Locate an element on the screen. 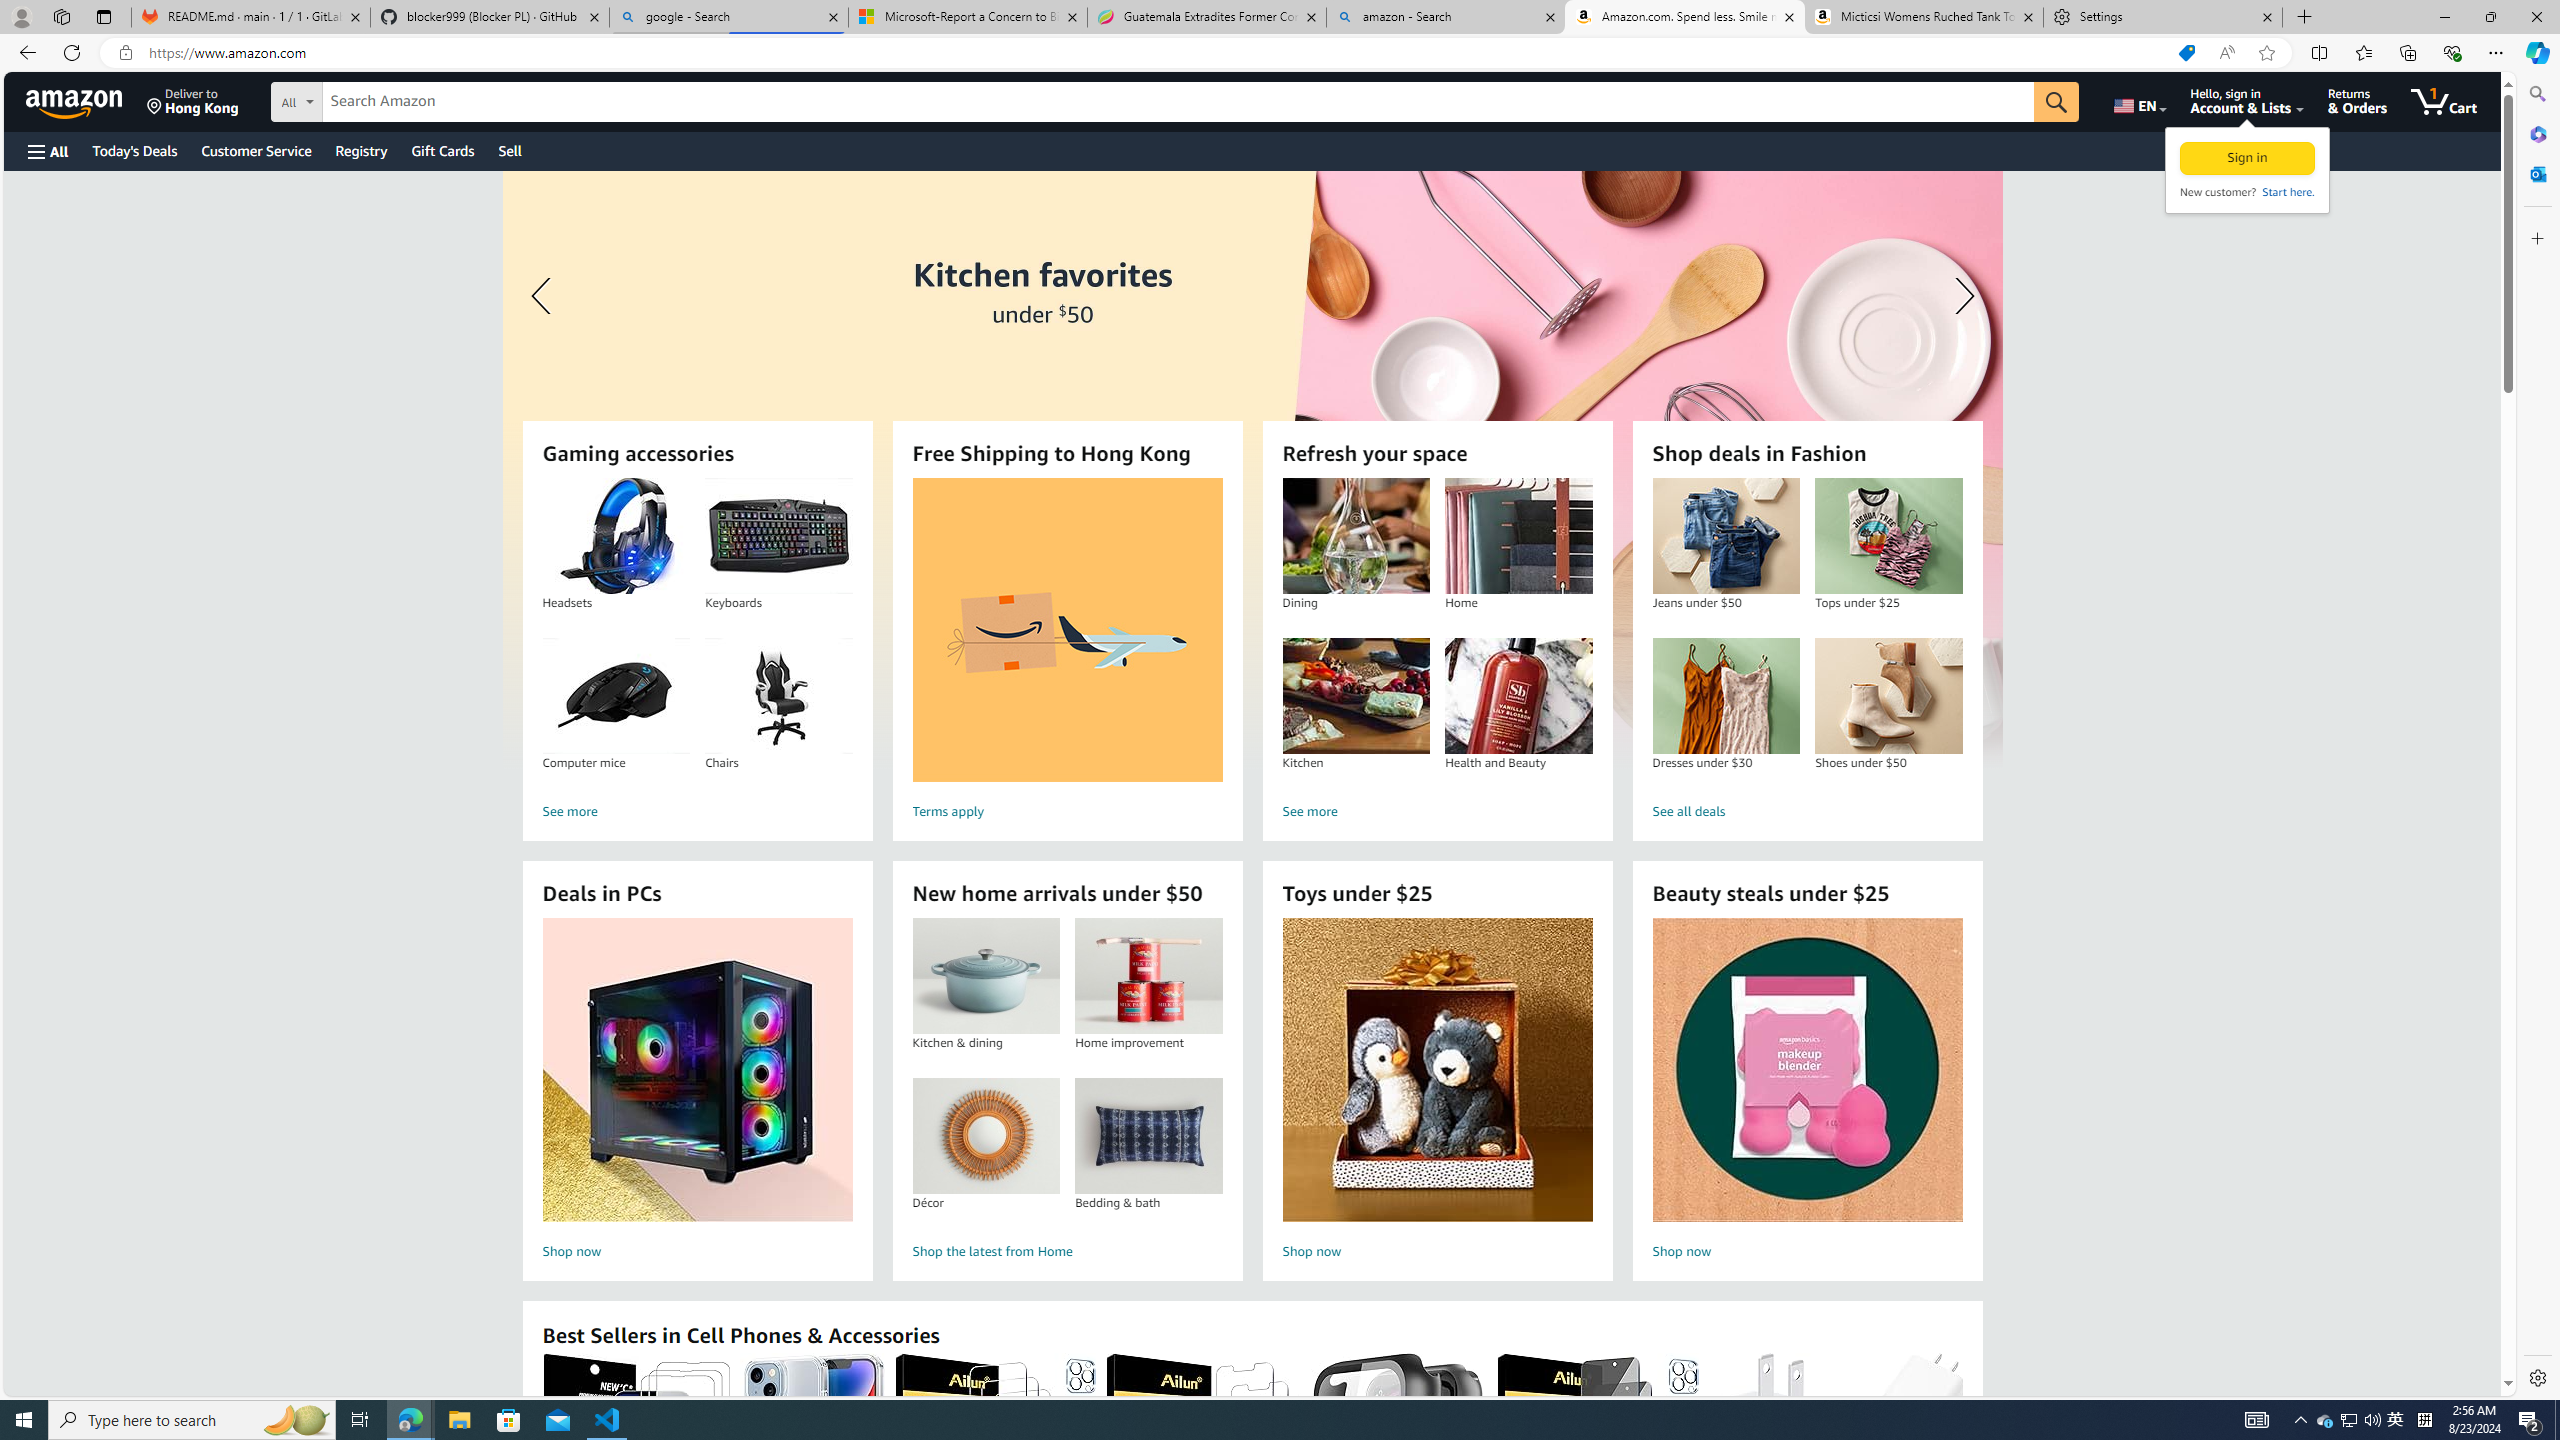 This screenshot has width=2560, height=1440. 'Kitchen & dining' is located at coordinates (985, 976).